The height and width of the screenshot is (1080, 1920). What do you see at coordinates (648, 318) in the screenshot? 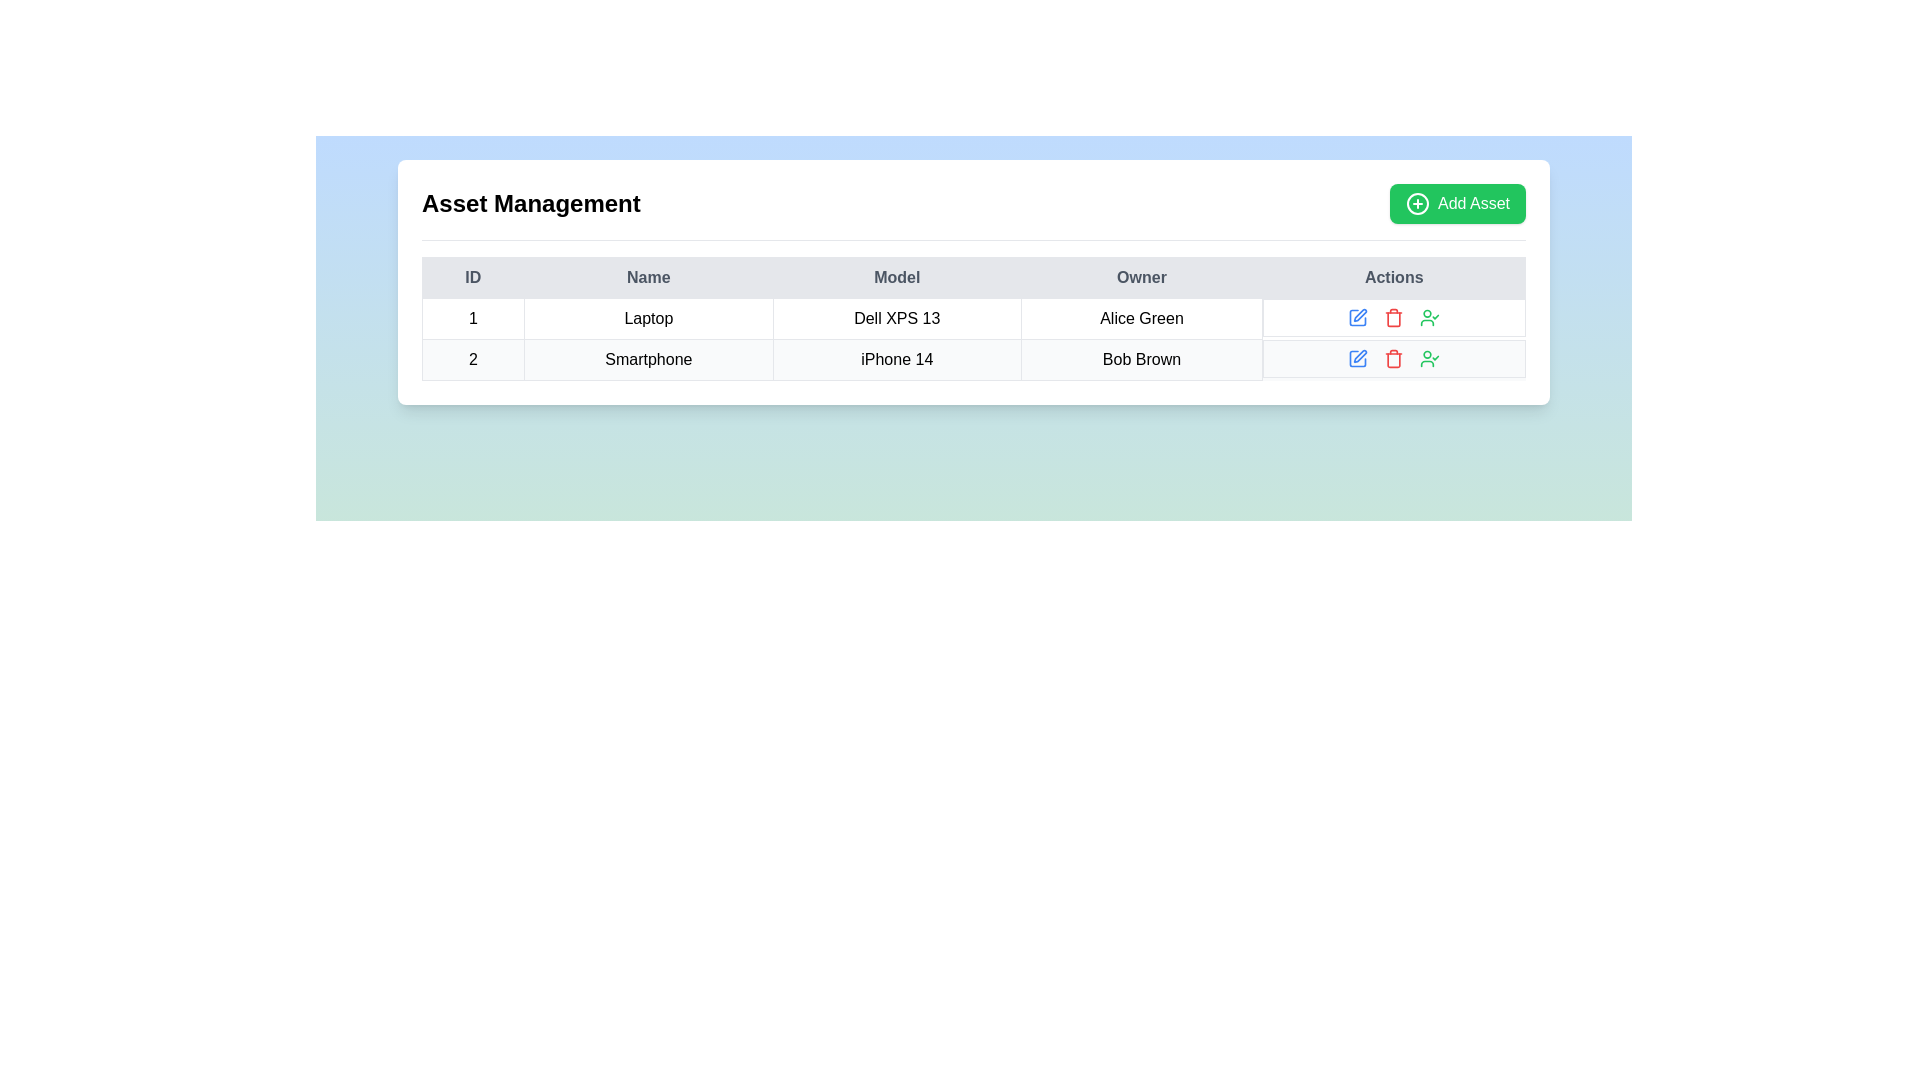
I see `the text label displaying 'Laptop' which is located in the second column of the first data row under the header 'Name' in a table structure` at bounding box center [648, 318].